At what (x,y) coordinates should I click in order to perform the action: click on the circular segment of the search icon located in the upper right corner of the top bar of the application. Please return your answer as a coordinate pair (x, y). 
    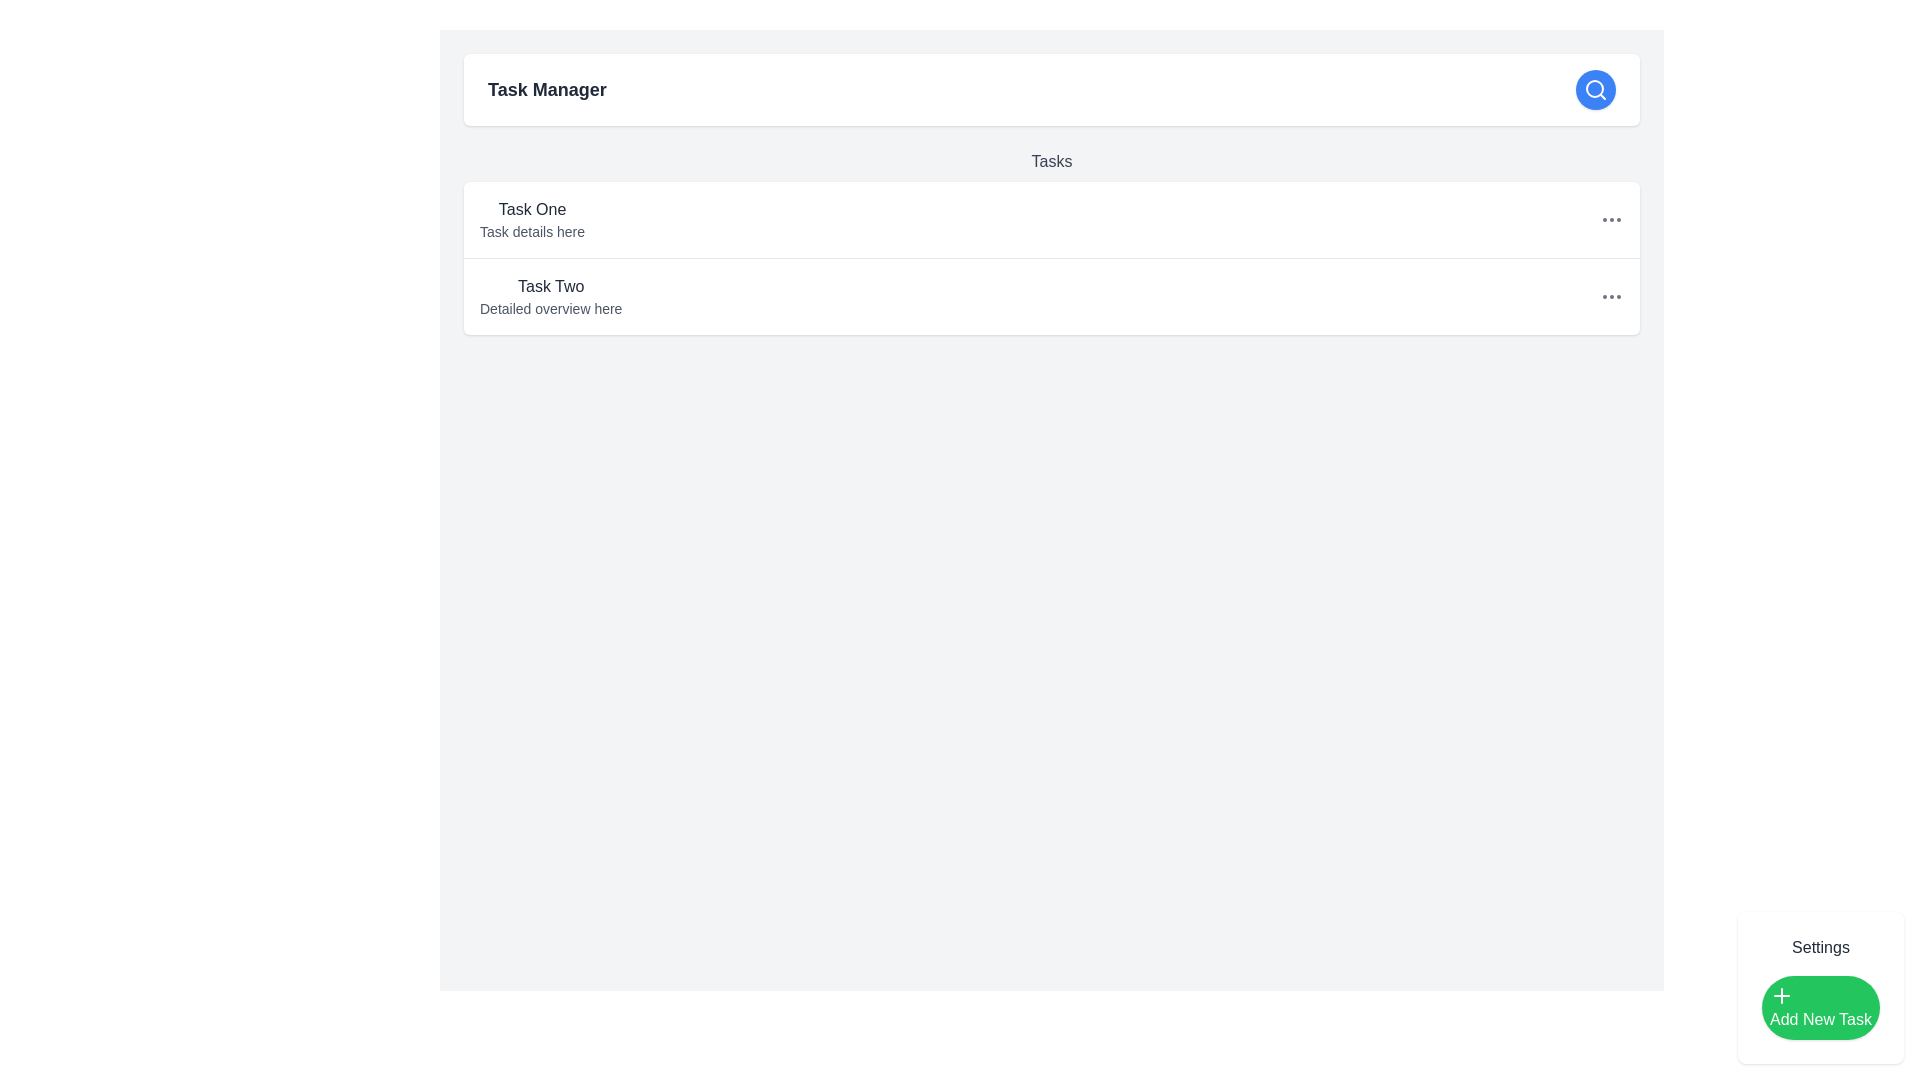
    Looking at the image, I should click on (1593, 87).